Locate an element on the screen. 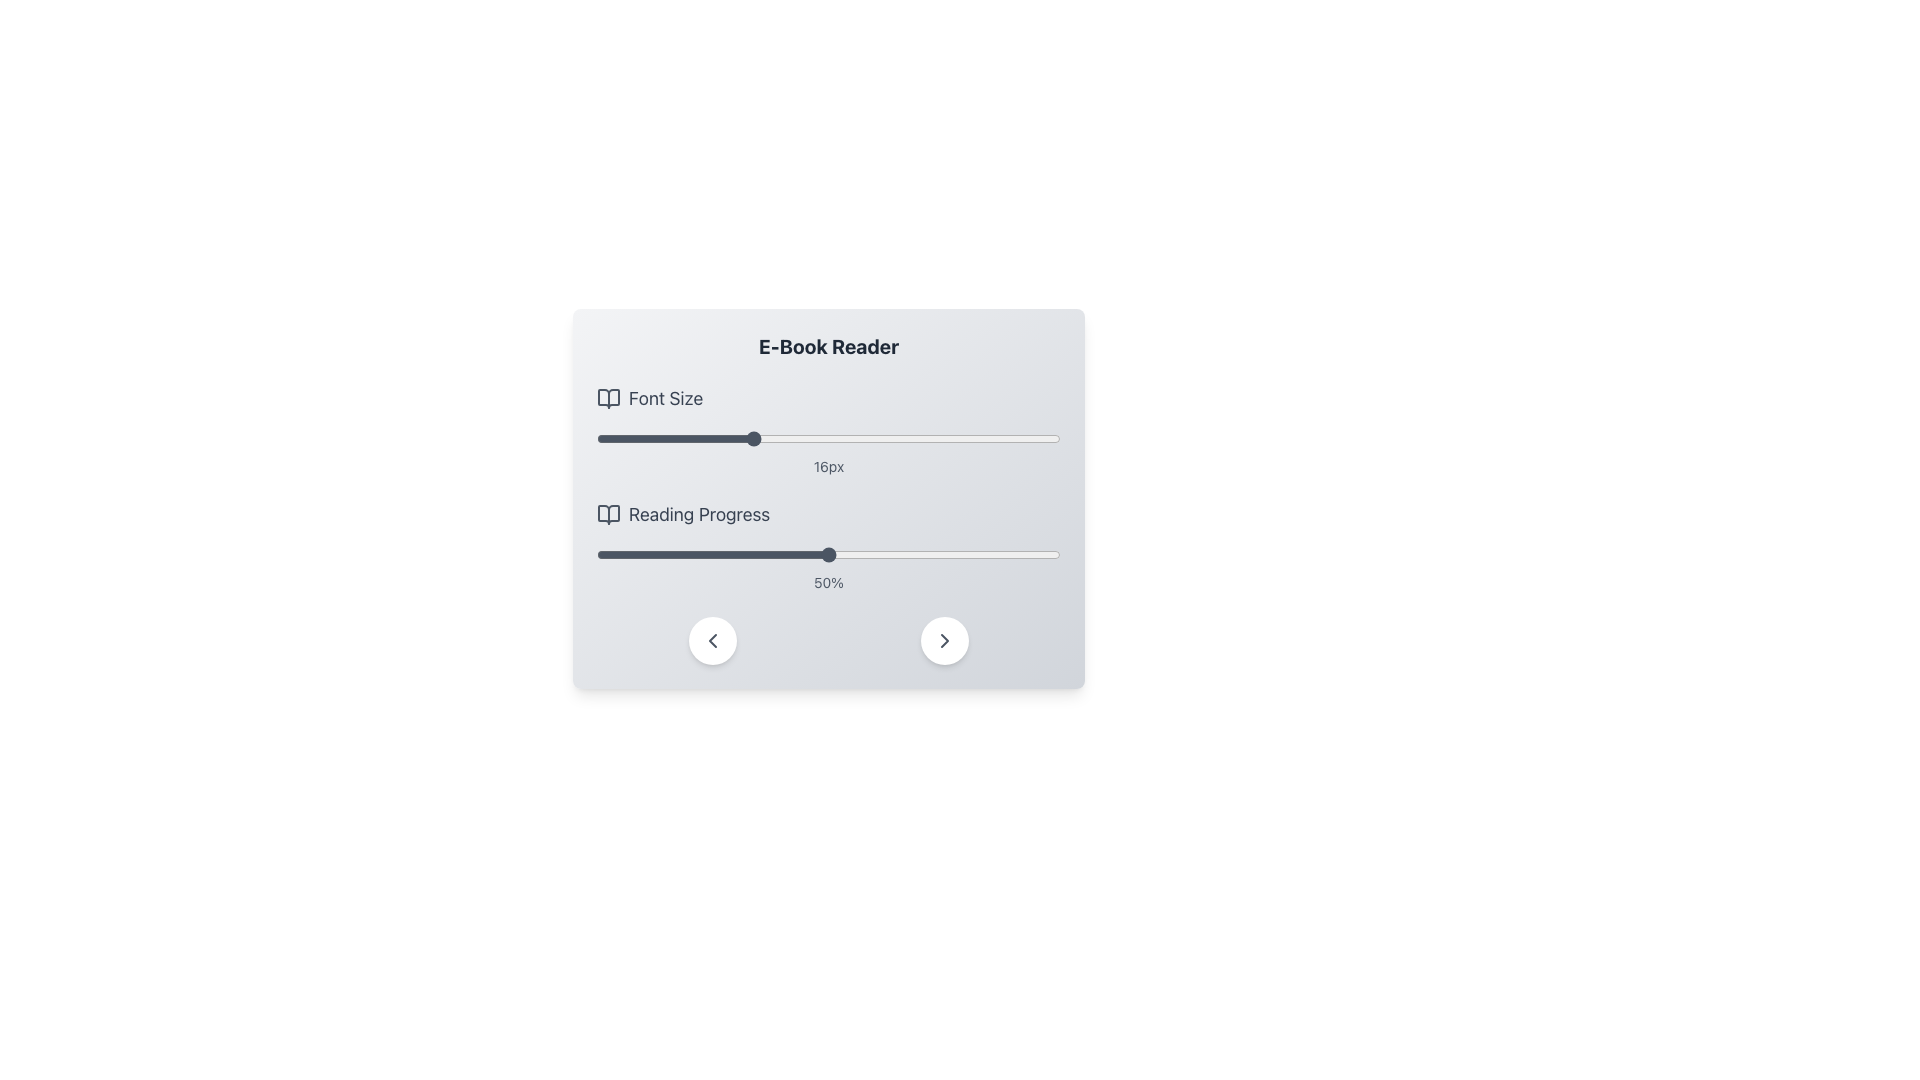  the leftward chevron icon inside the circular white button is located at coordinates (713, 640).